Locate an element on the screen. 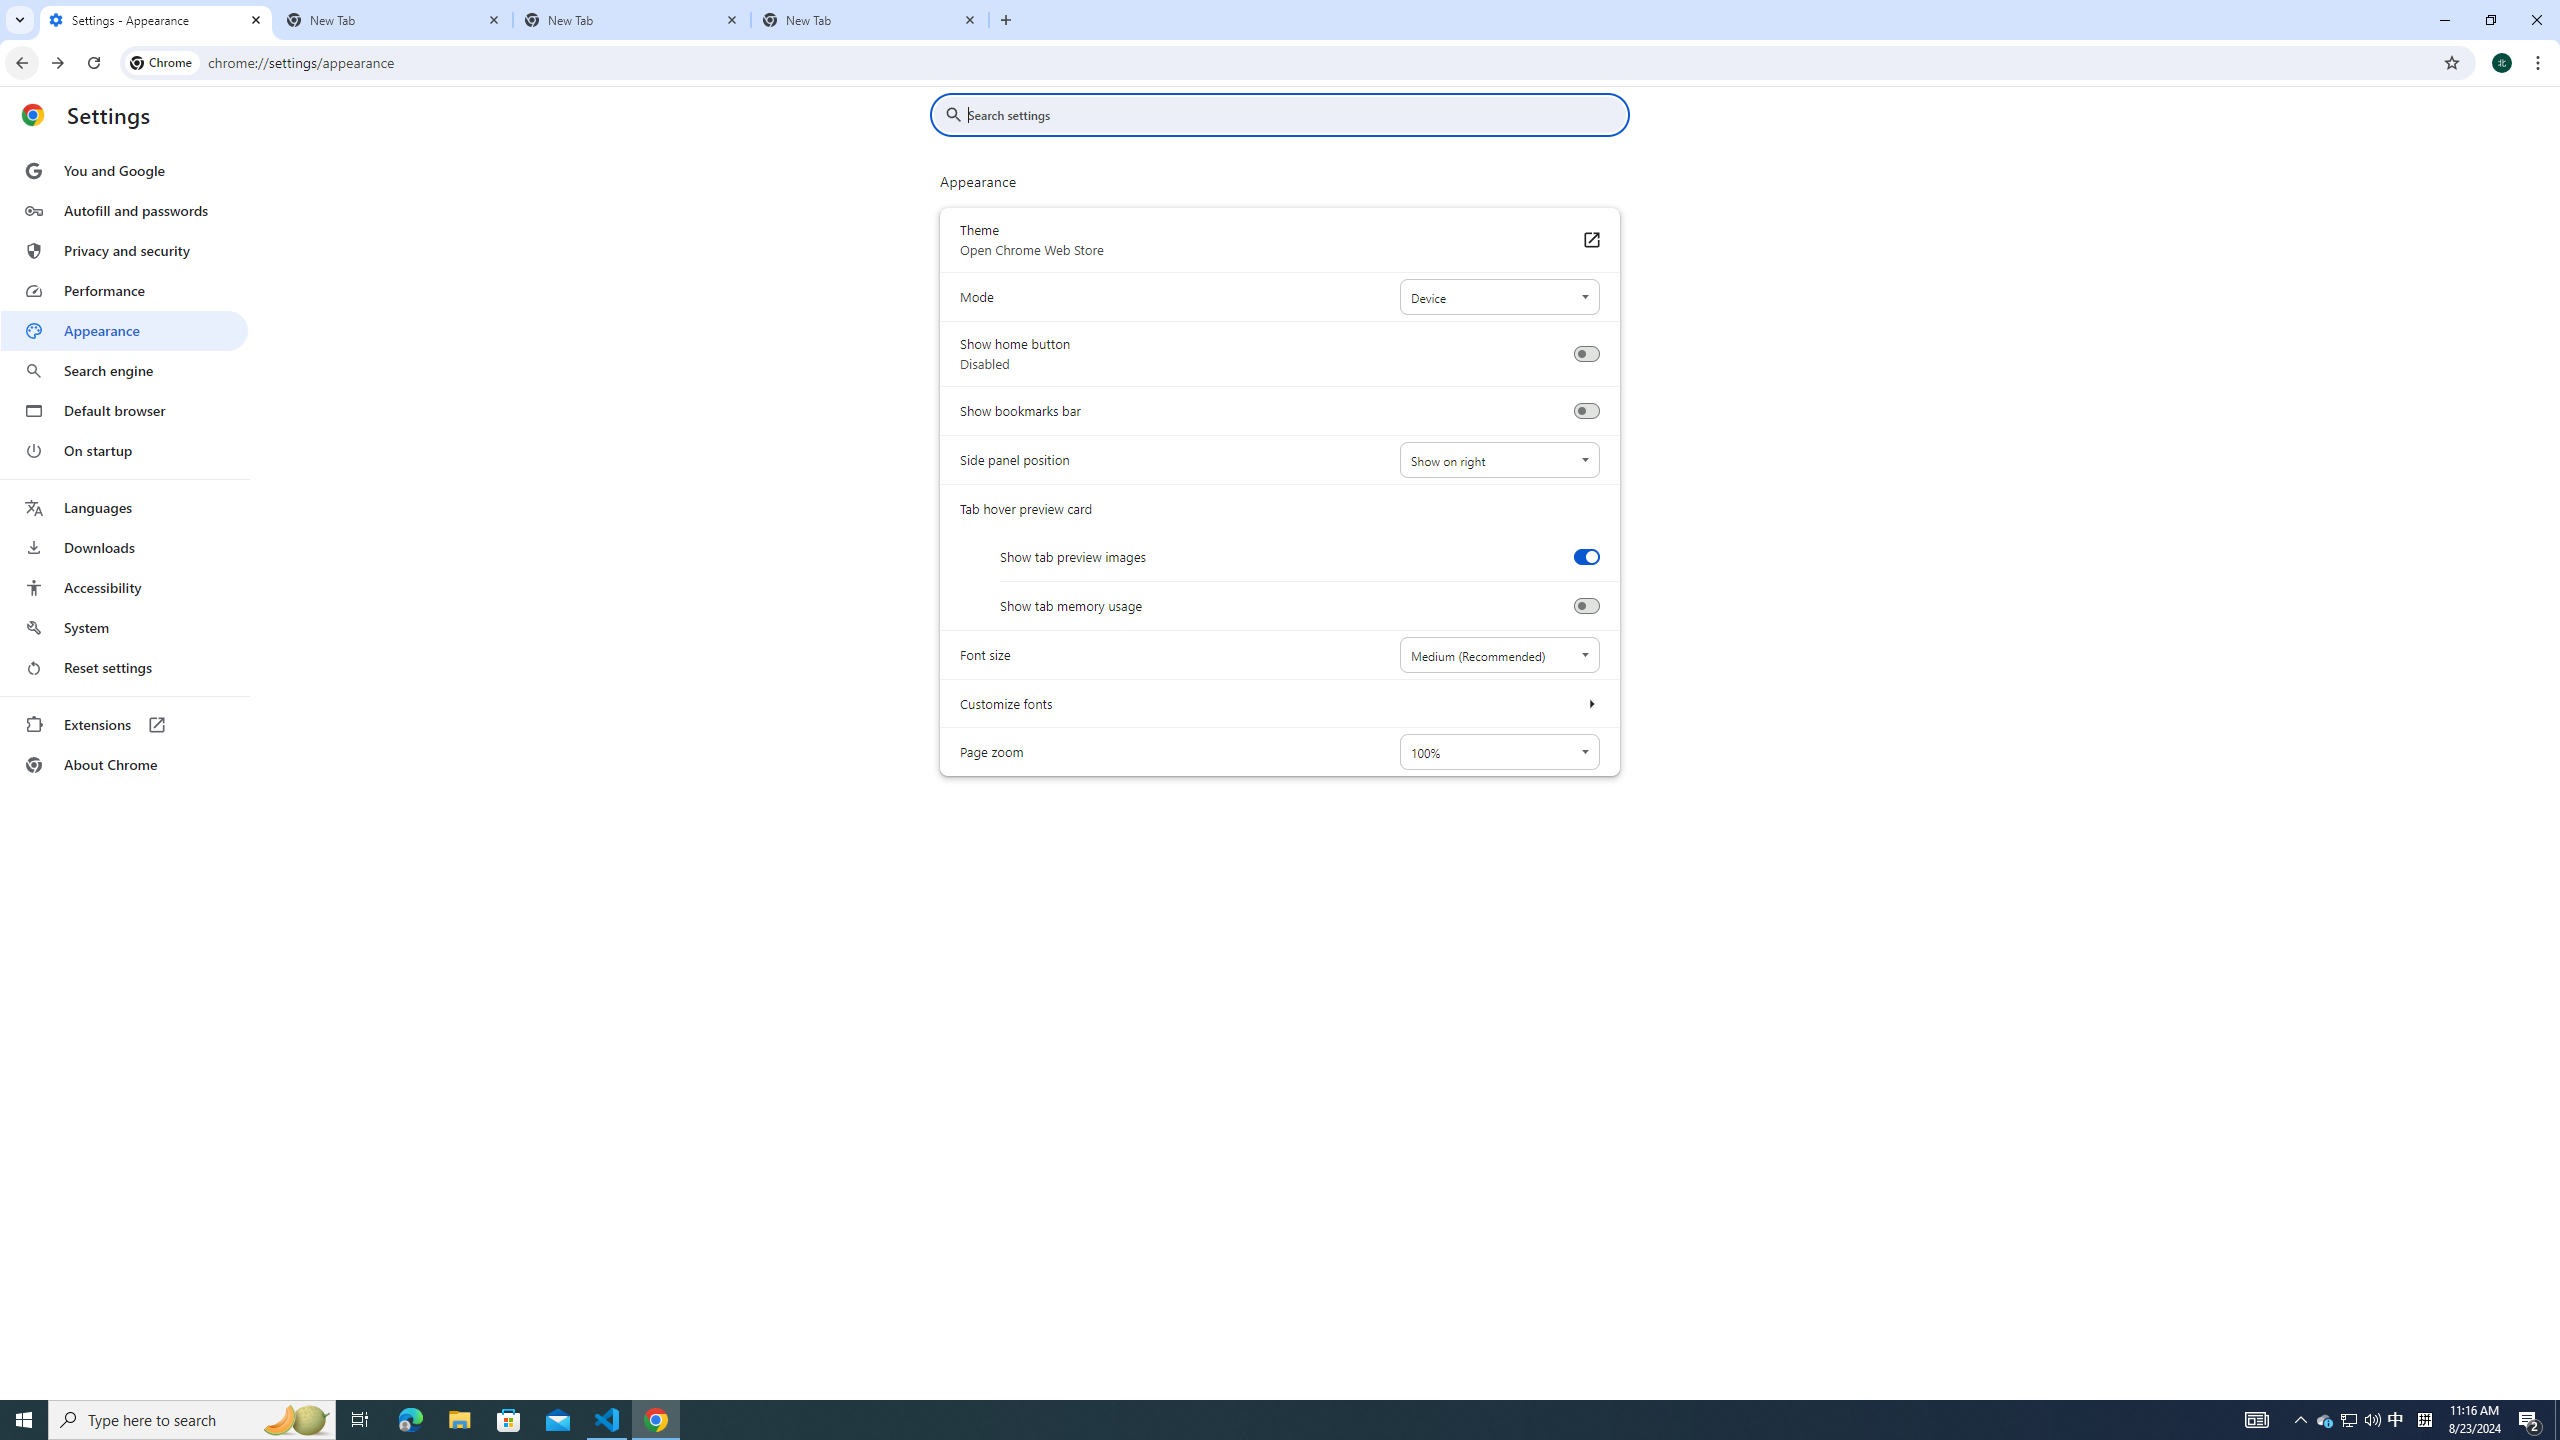 The width and height of the screenshot is (2560, 1440). 'Show home button' is located at coordinates (1585, 353).